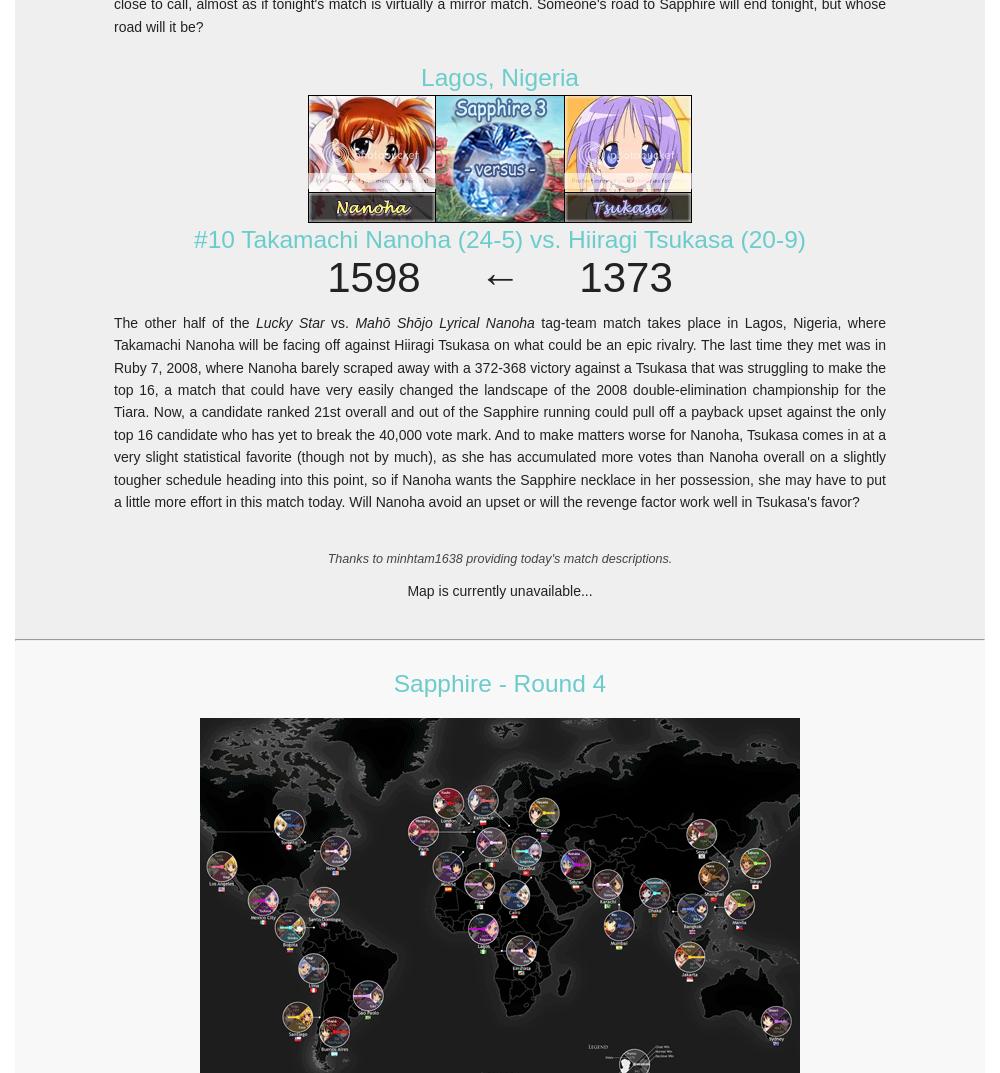 The image size is (1000, 1073). I want to click on '1598     ←     1373', so click(498, 276).